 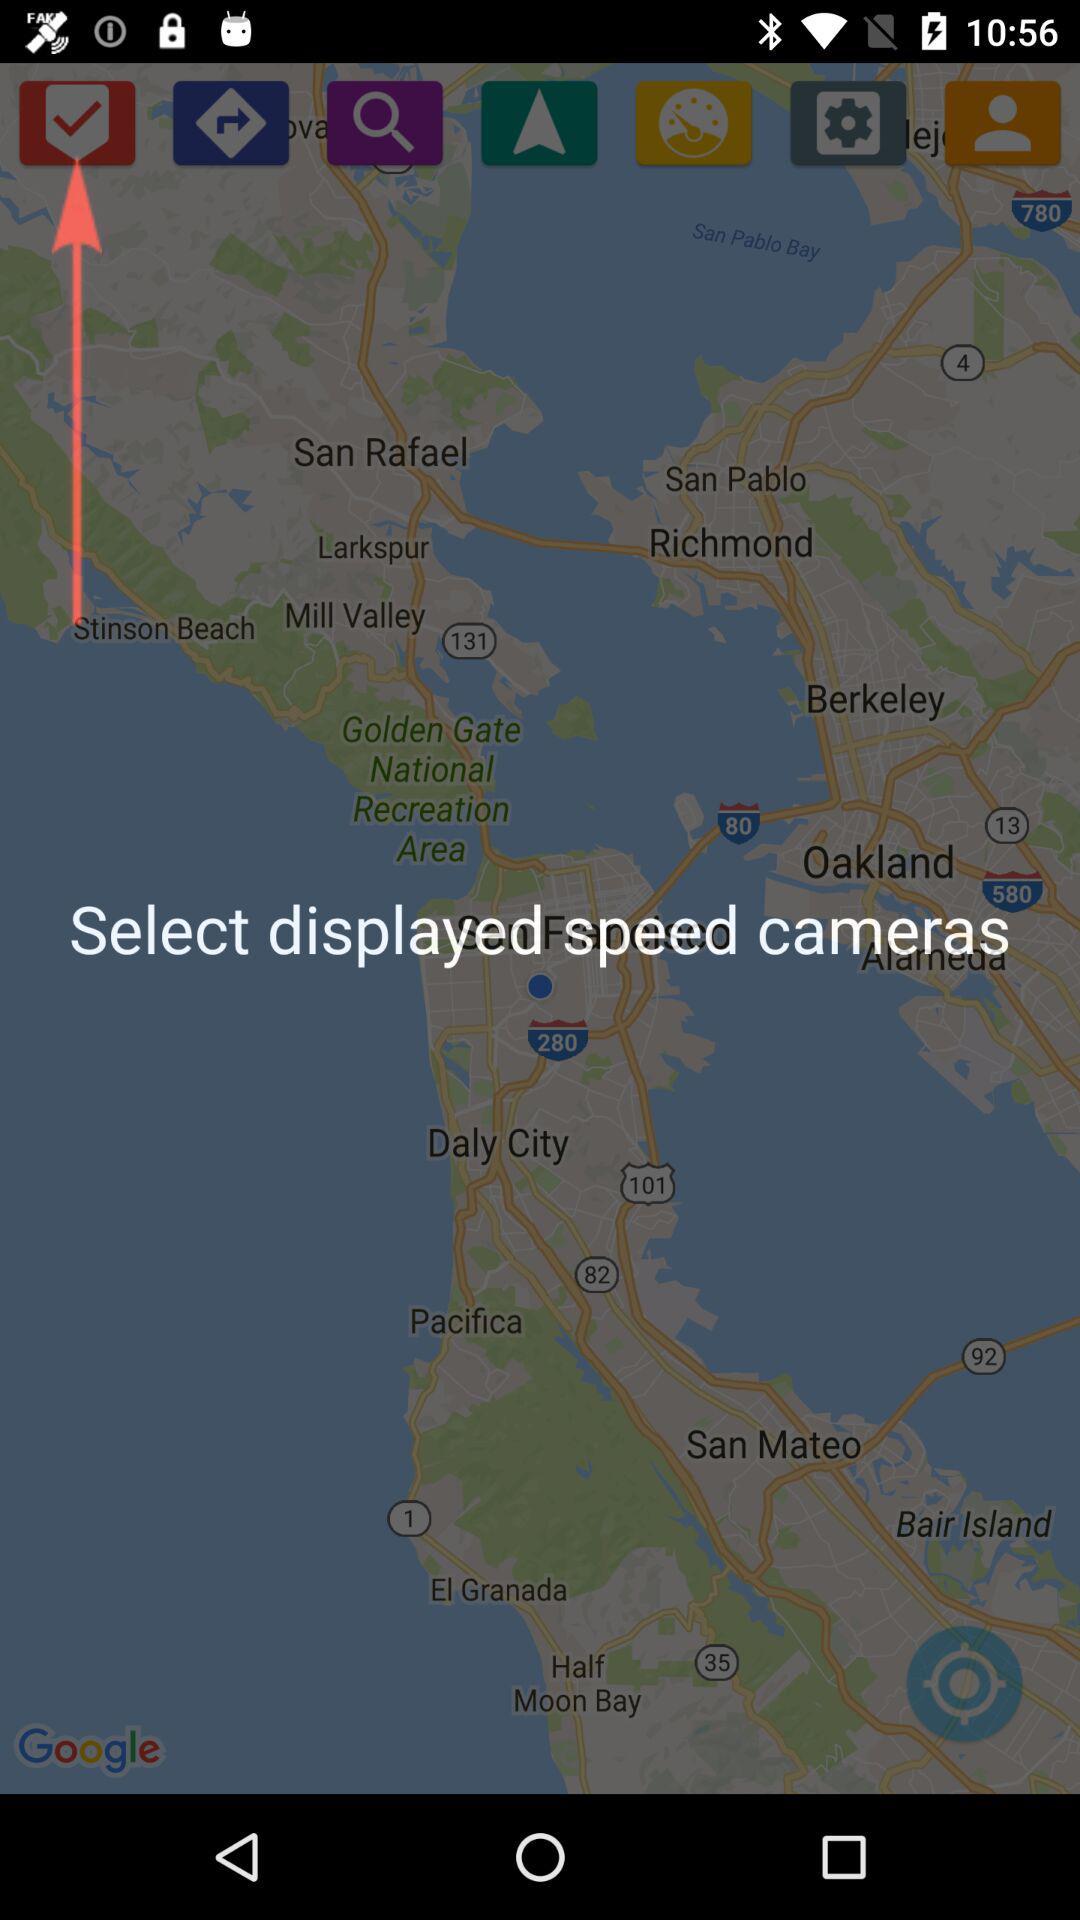 I want to click on link for directions, so click(x=229, y=121).